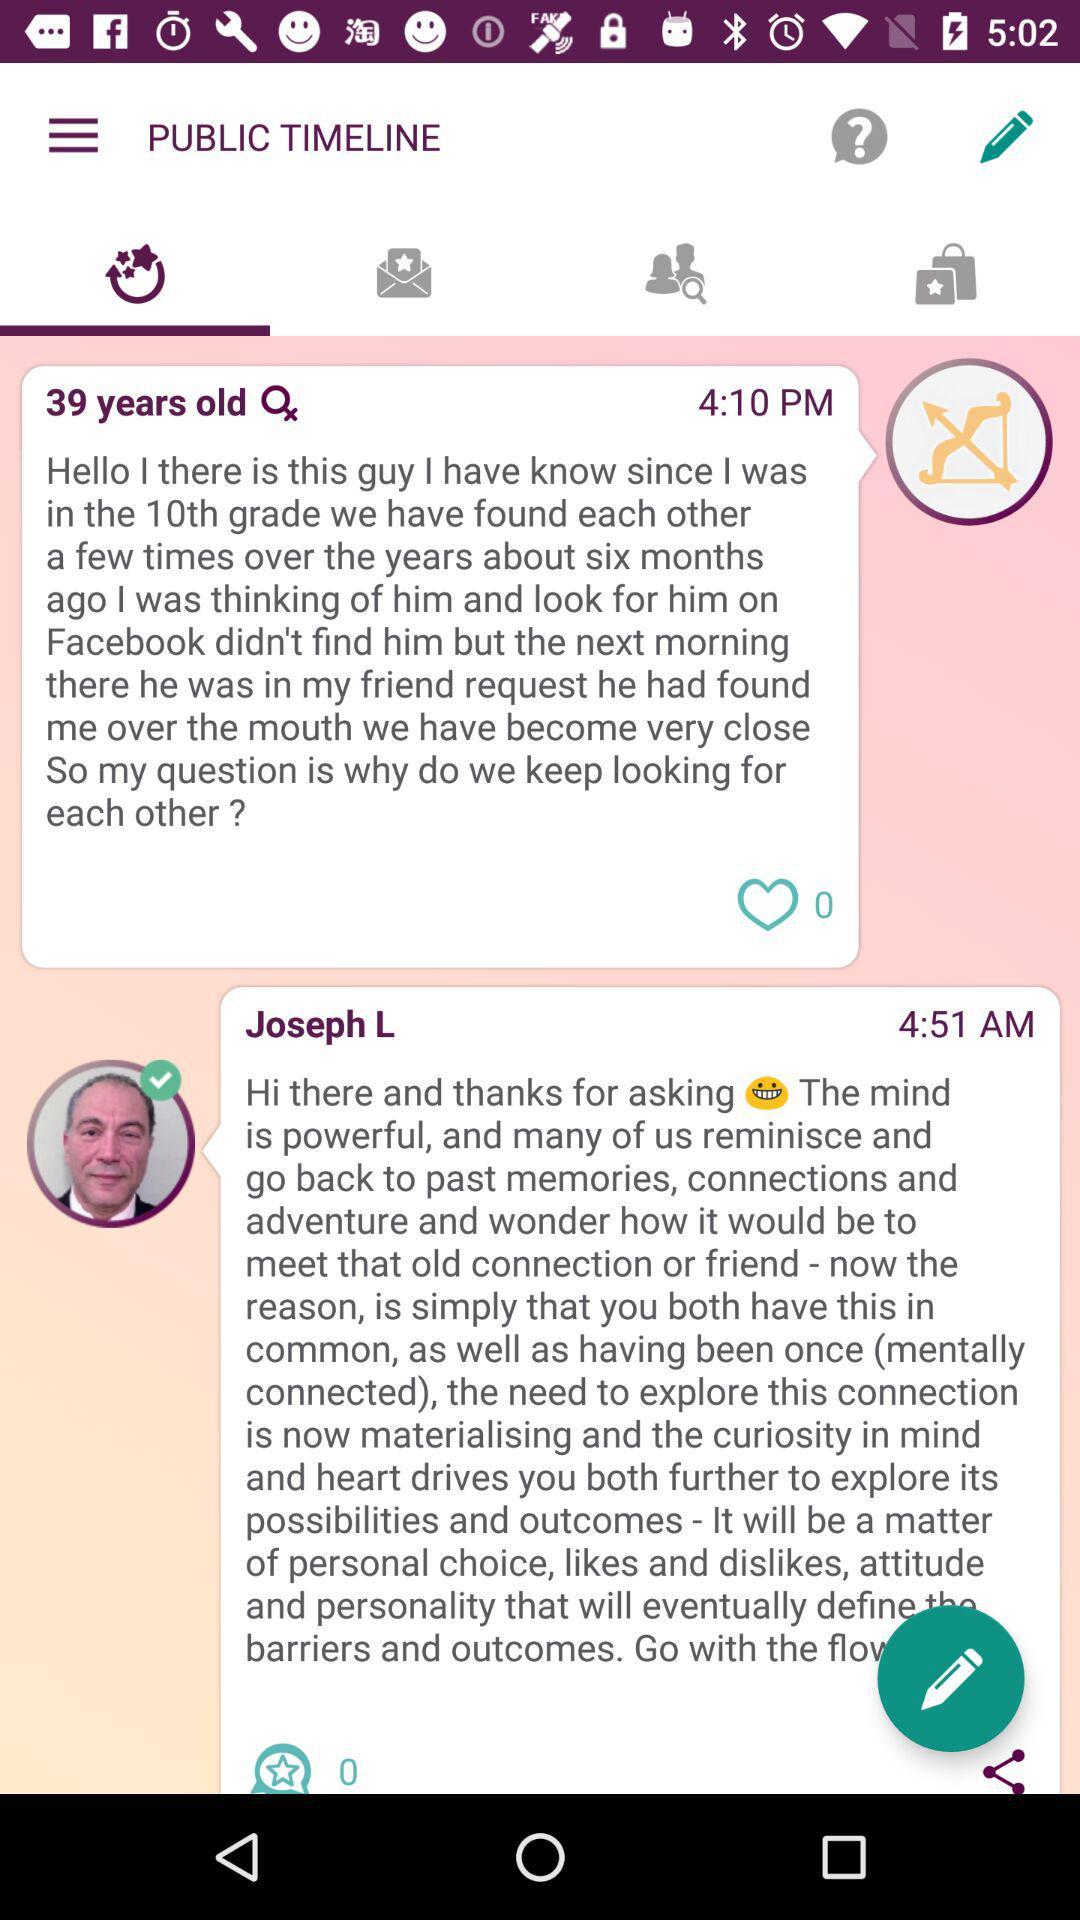 The width and height of the screenshot is (1080, 1920). What do you see at coordinates (138, 407) in the screenshot?
I see `the 39 years old item` at bounding box center [138, 407].